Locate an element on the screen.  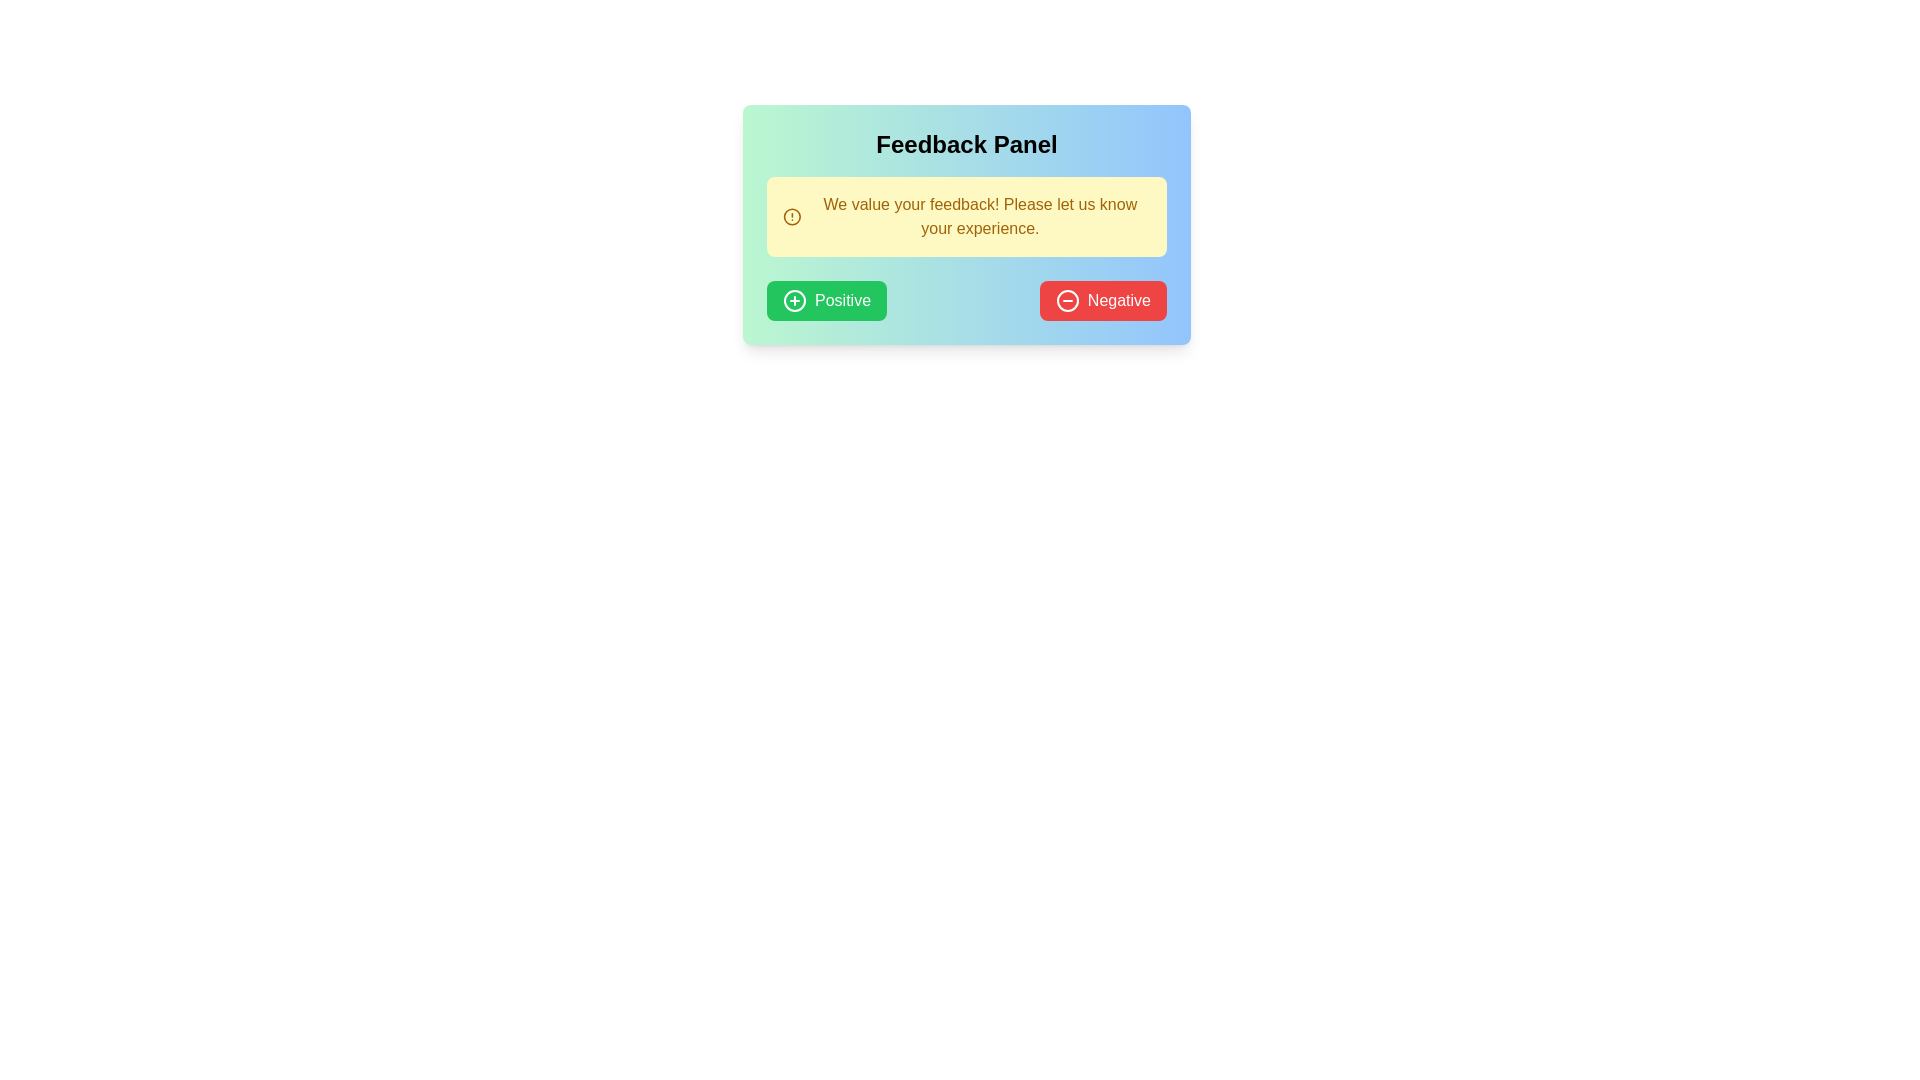
the circular icon with a plus sign located to the left of the 'Positive' text button in the feedback options panel is located at coordinates (794, 300).